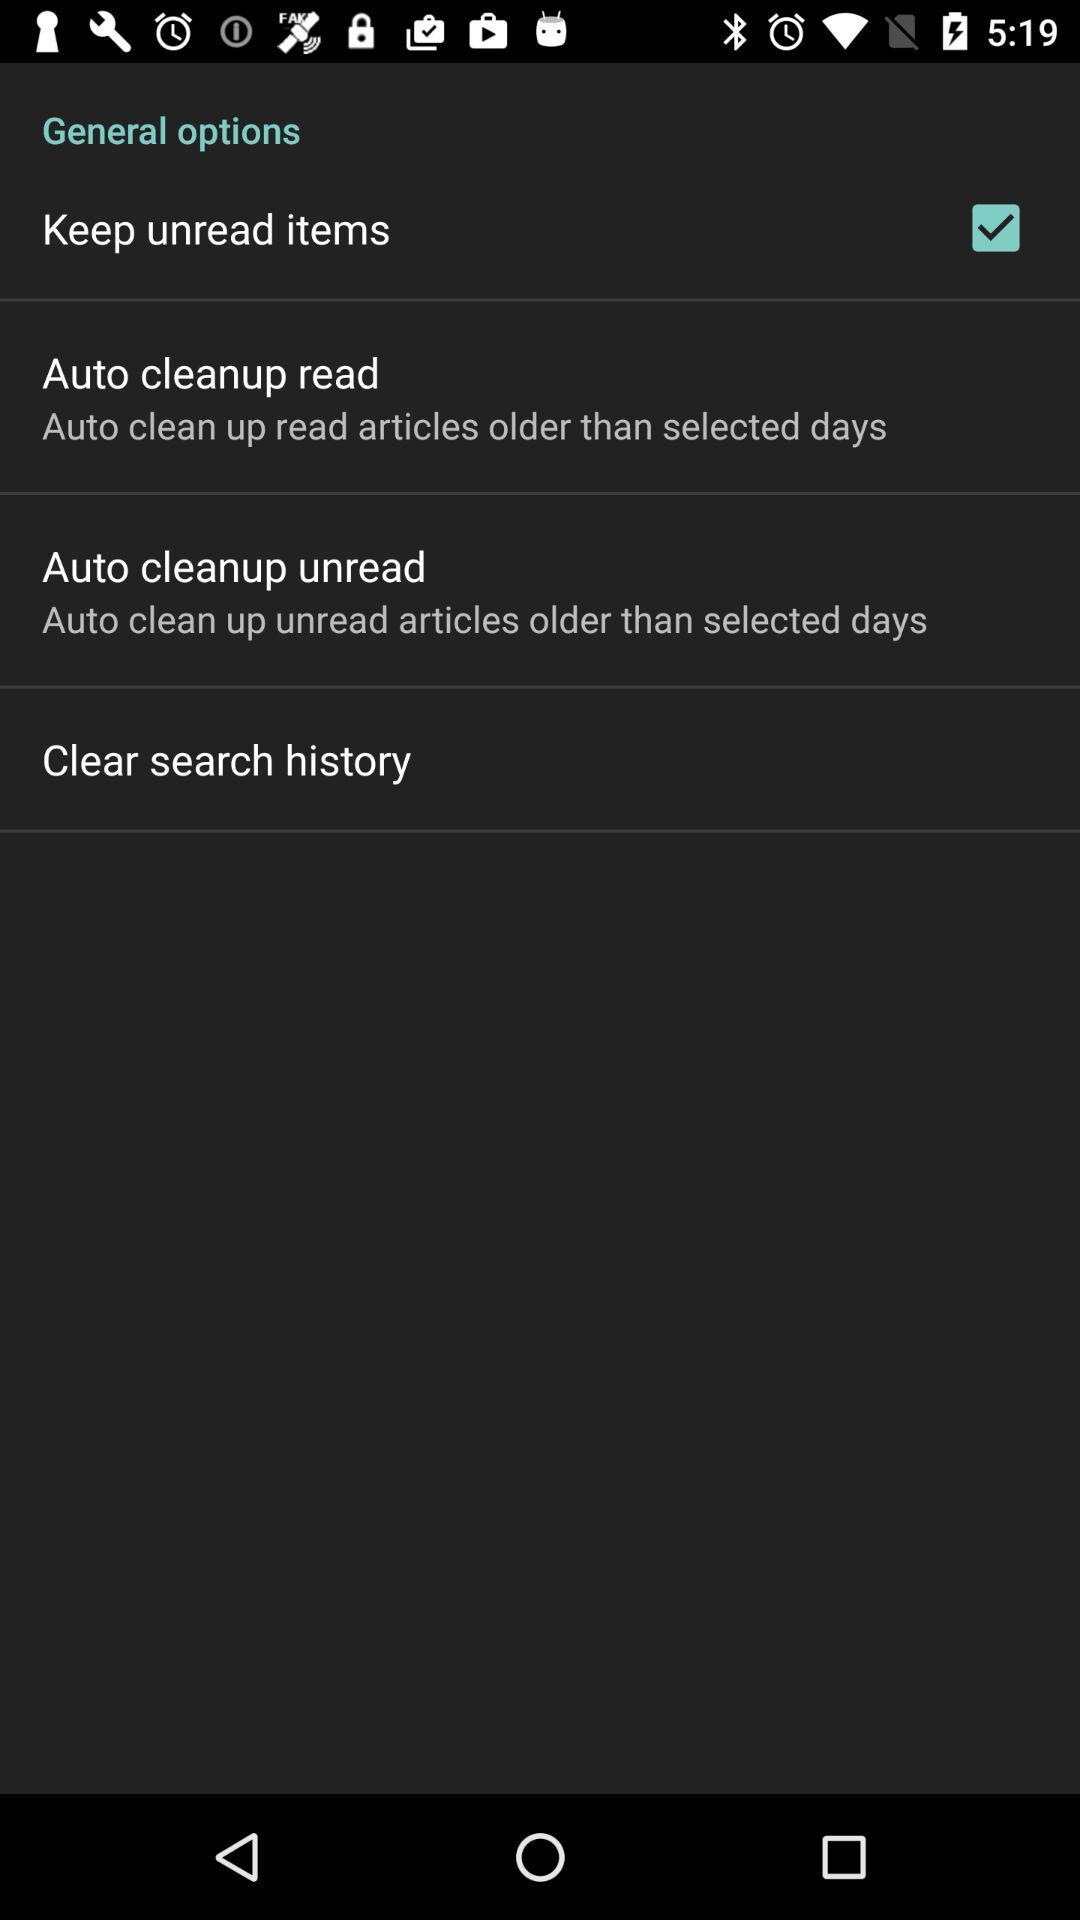 The height and width of the screenshot is (1920, 1080). I want to click on the item to the right of the keep unread items item, so click(995, 227).